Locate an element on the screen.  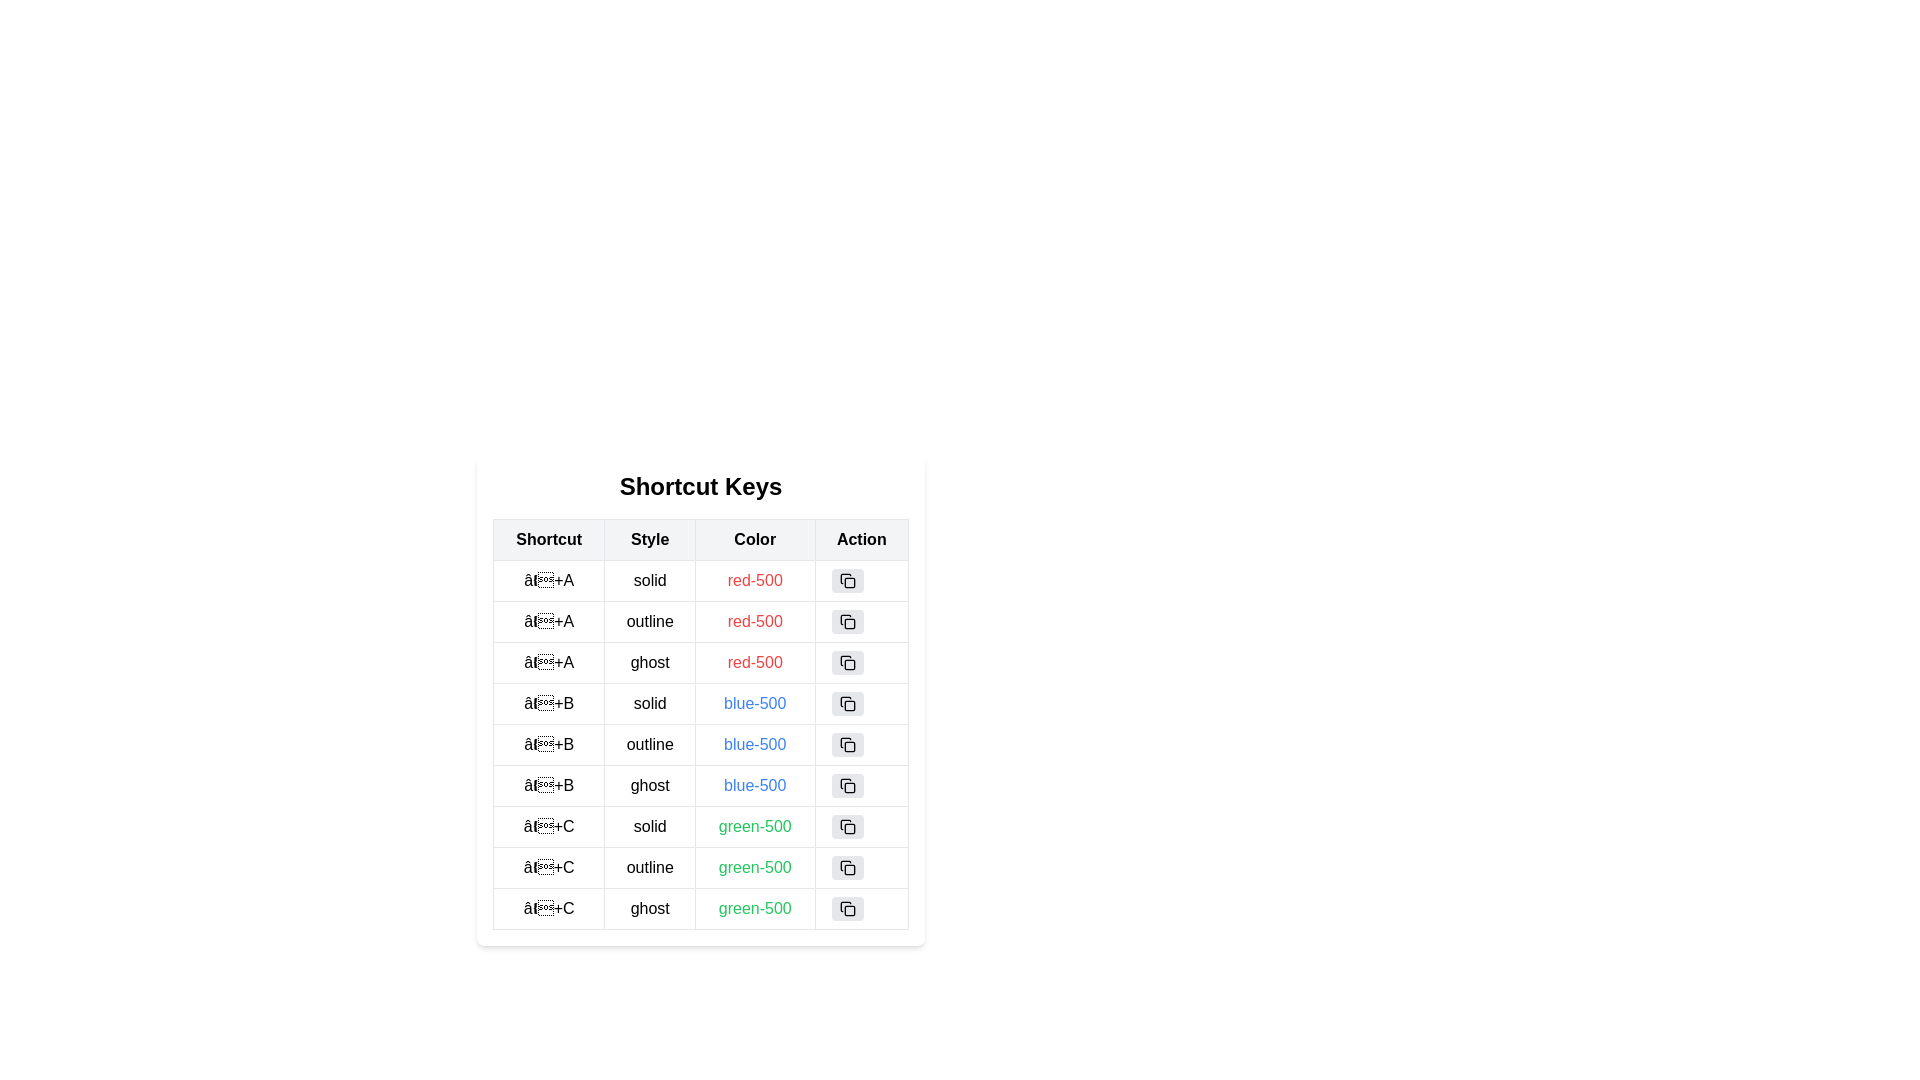
the copy action icon located in the 'Action' column of the last row in the table, which has a 'ghost' style and 'green-500' color is located at coordinates (847, 909).